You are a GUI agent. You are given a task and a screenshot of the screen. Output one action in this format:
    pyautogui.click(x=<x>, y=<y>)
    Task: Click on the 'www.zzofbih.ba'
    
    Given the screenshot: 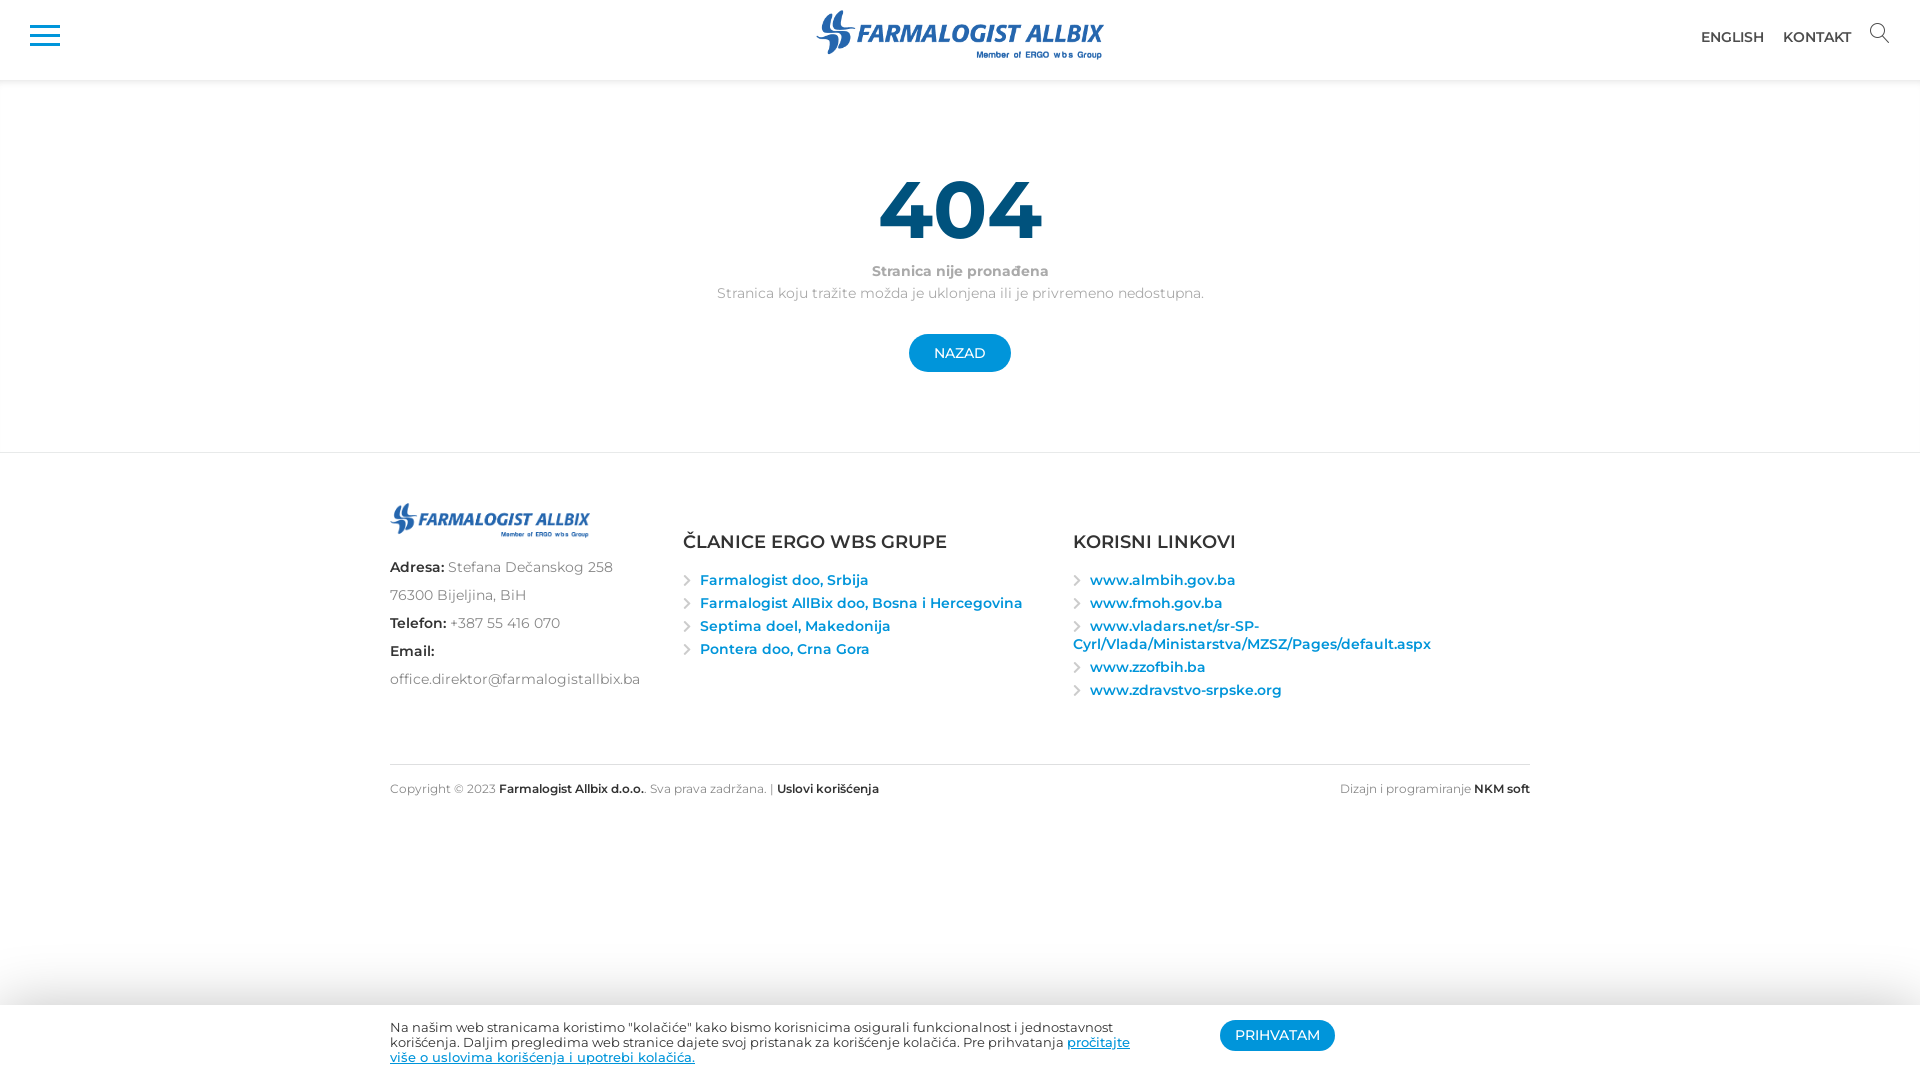 What is the action you would take?
    pyautogui.click(x=1147, y=667)
    